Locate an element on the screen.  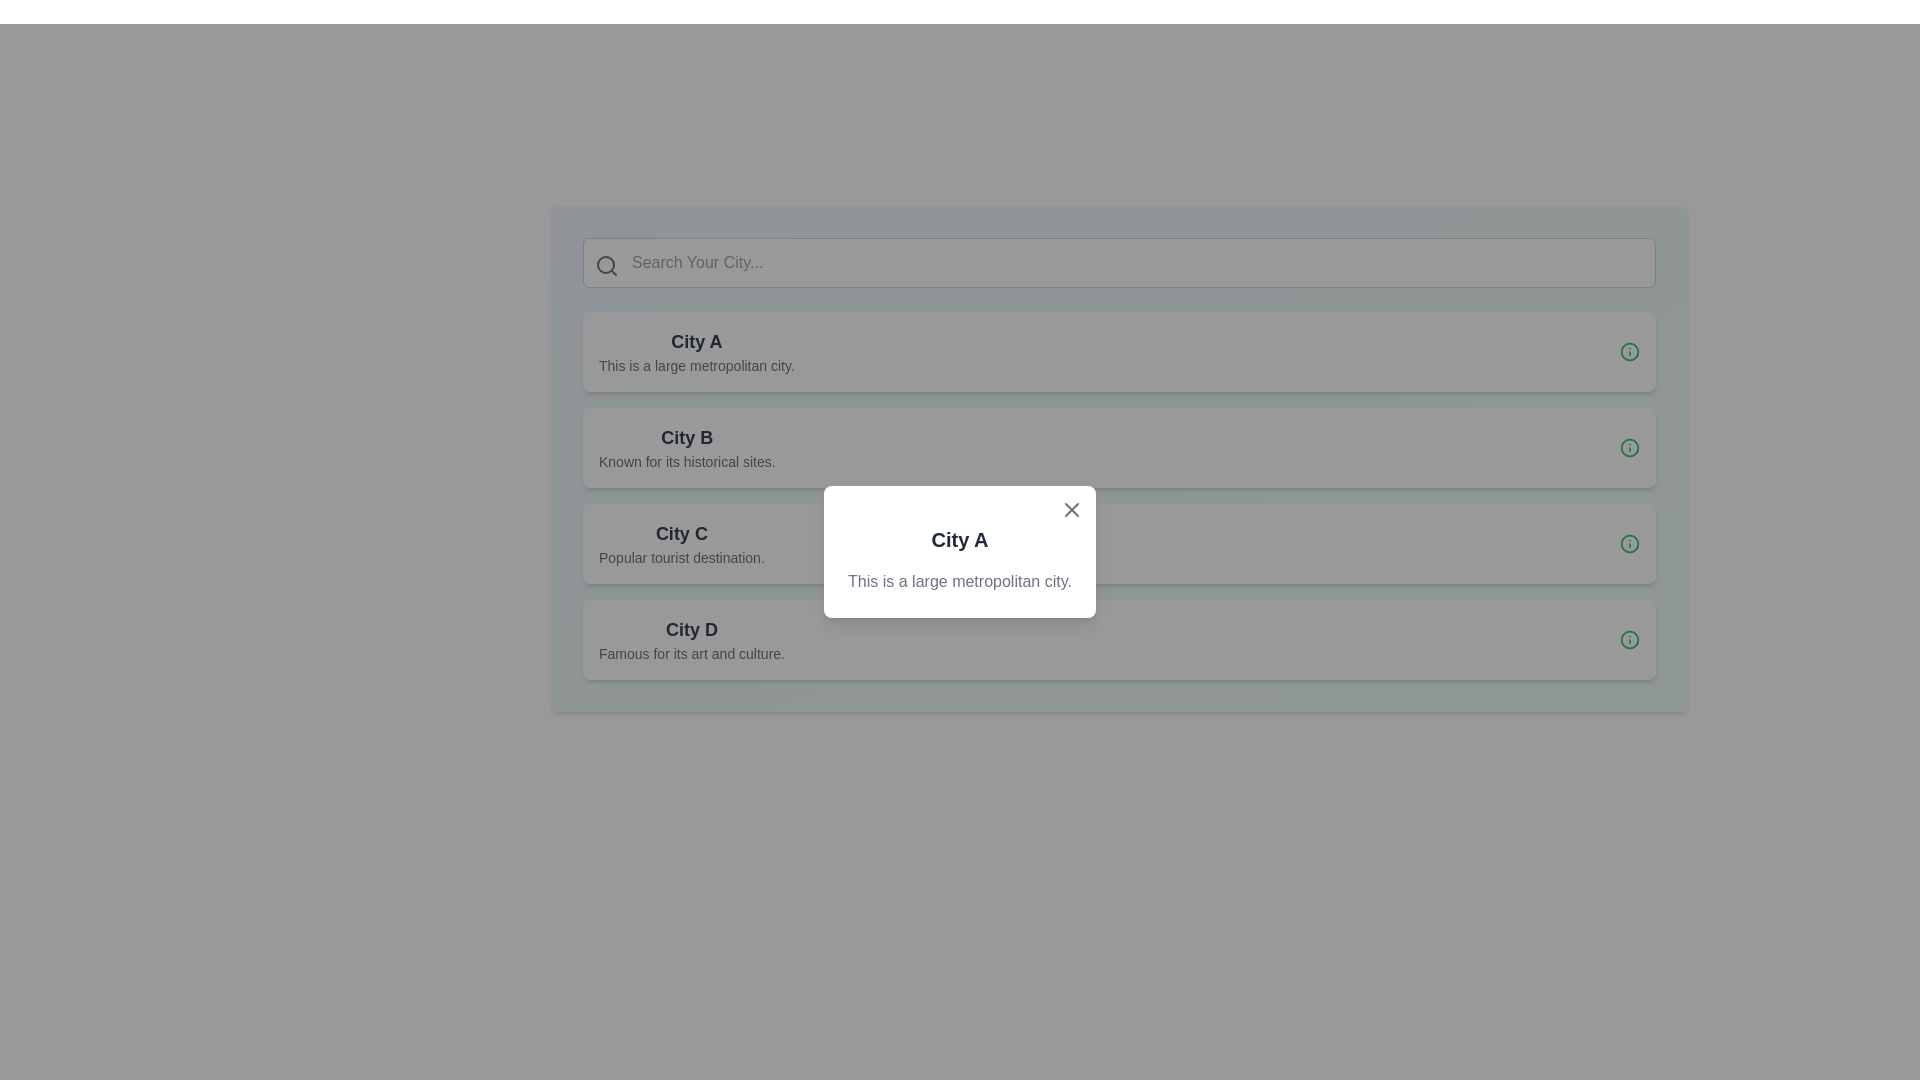
the close button located at the top-right corner of the modal window is located at coordinates (1070, 508).